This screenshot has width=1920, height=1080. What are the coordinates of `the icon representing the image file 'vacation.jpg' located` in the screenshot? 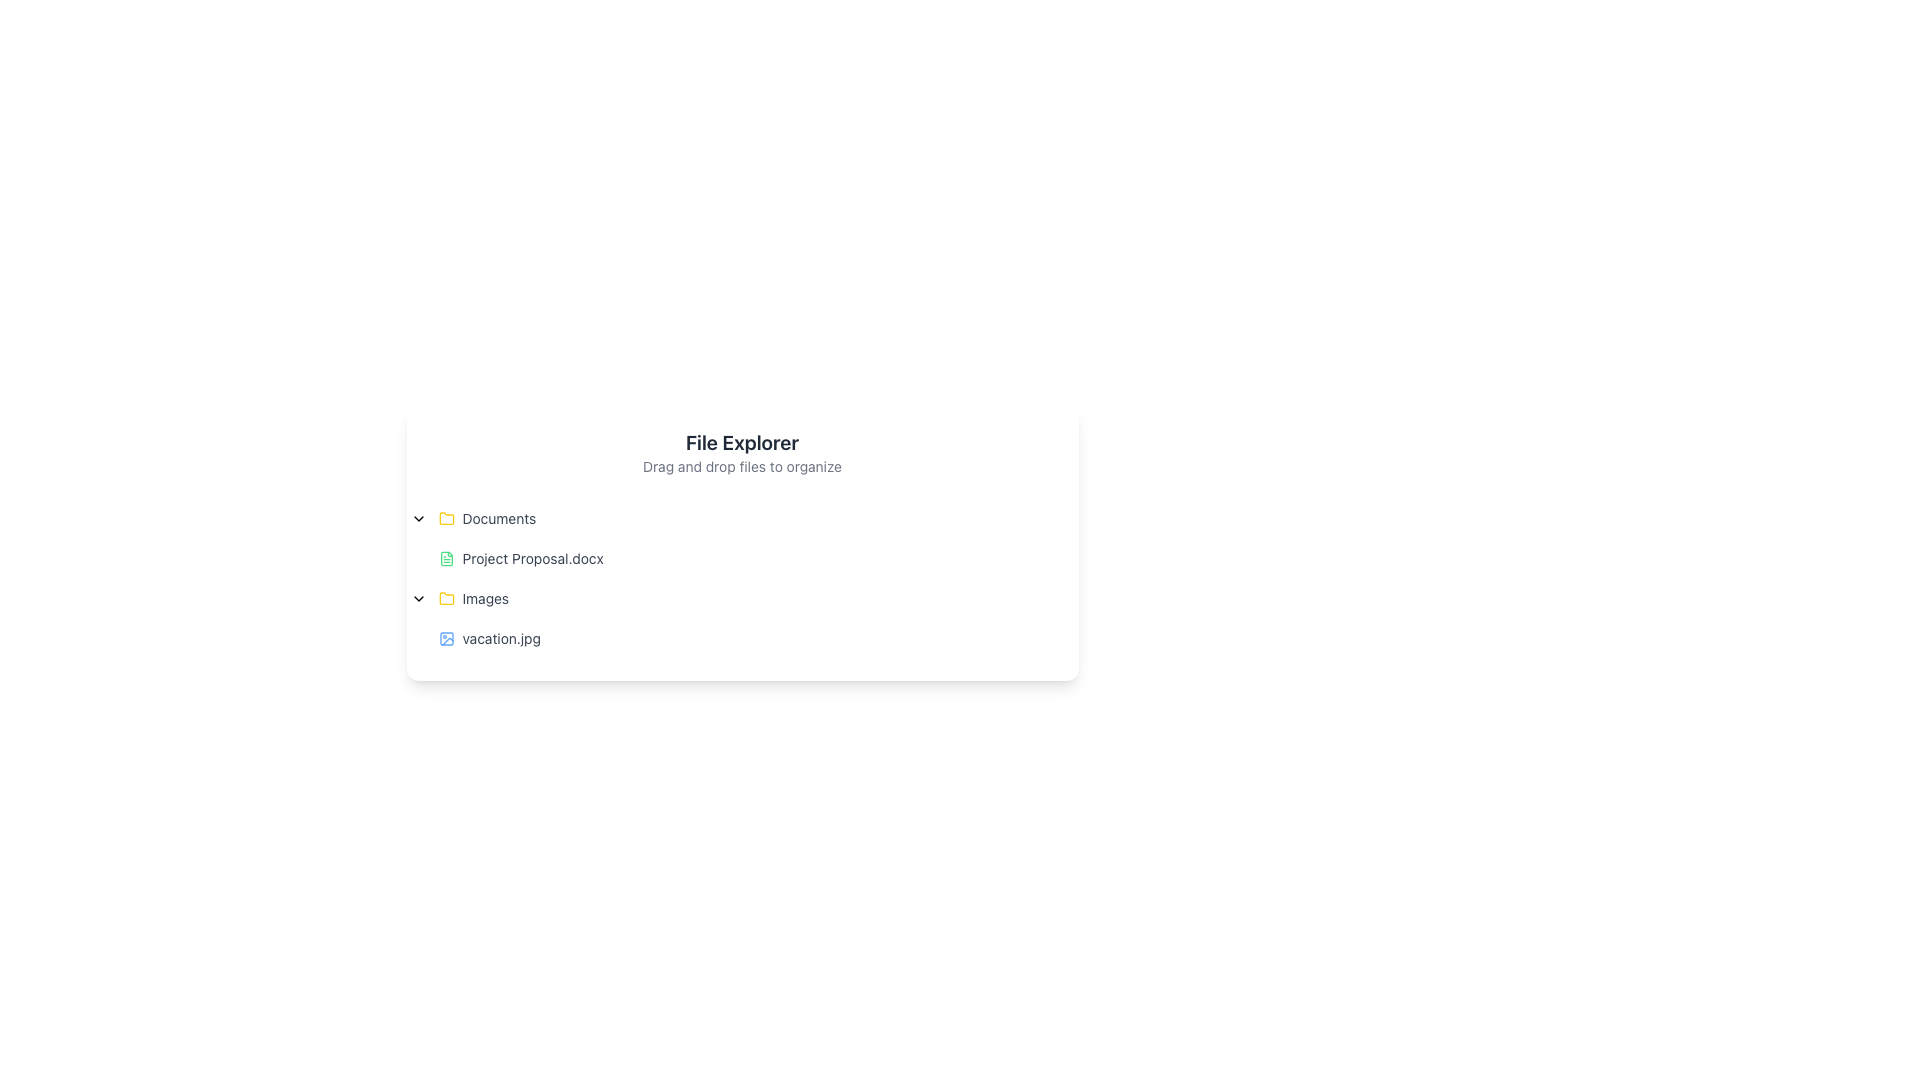 It's located at (445, 639).